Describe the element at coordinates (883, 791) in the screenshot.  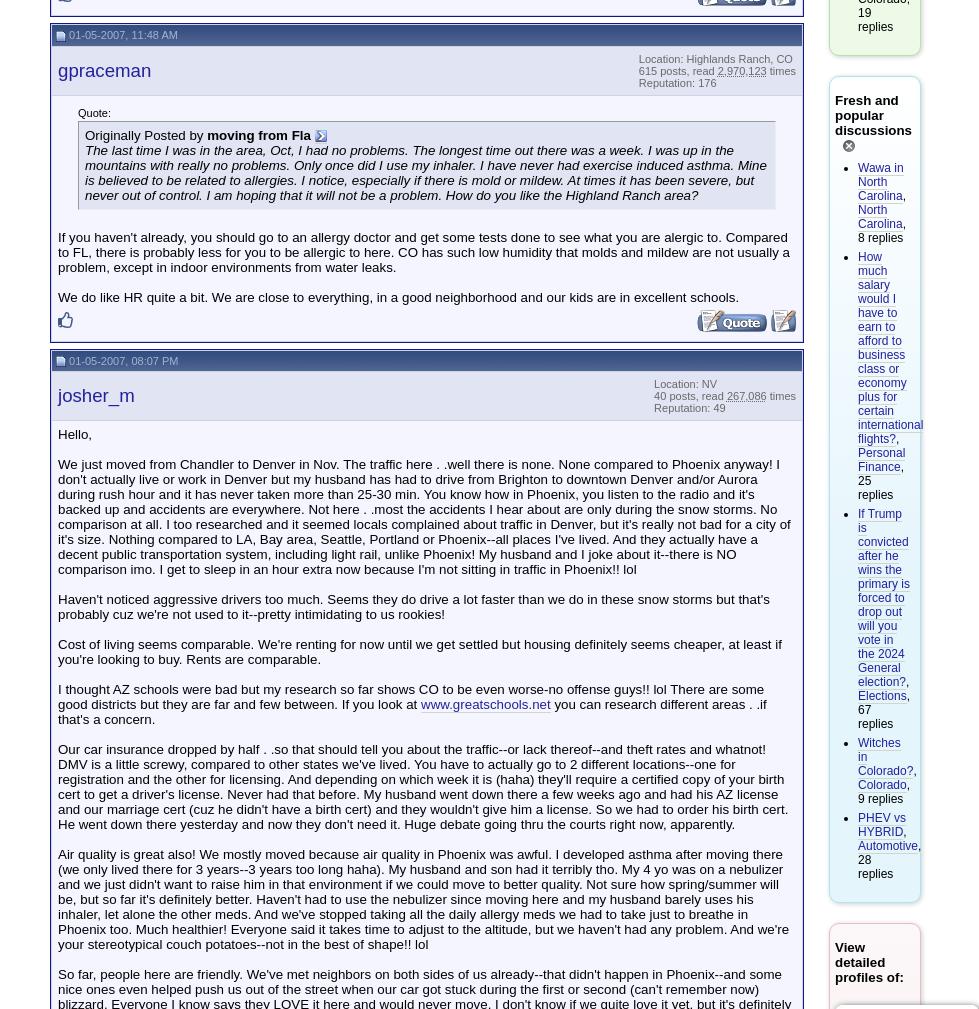
I see `', 9 replies'` at that location.